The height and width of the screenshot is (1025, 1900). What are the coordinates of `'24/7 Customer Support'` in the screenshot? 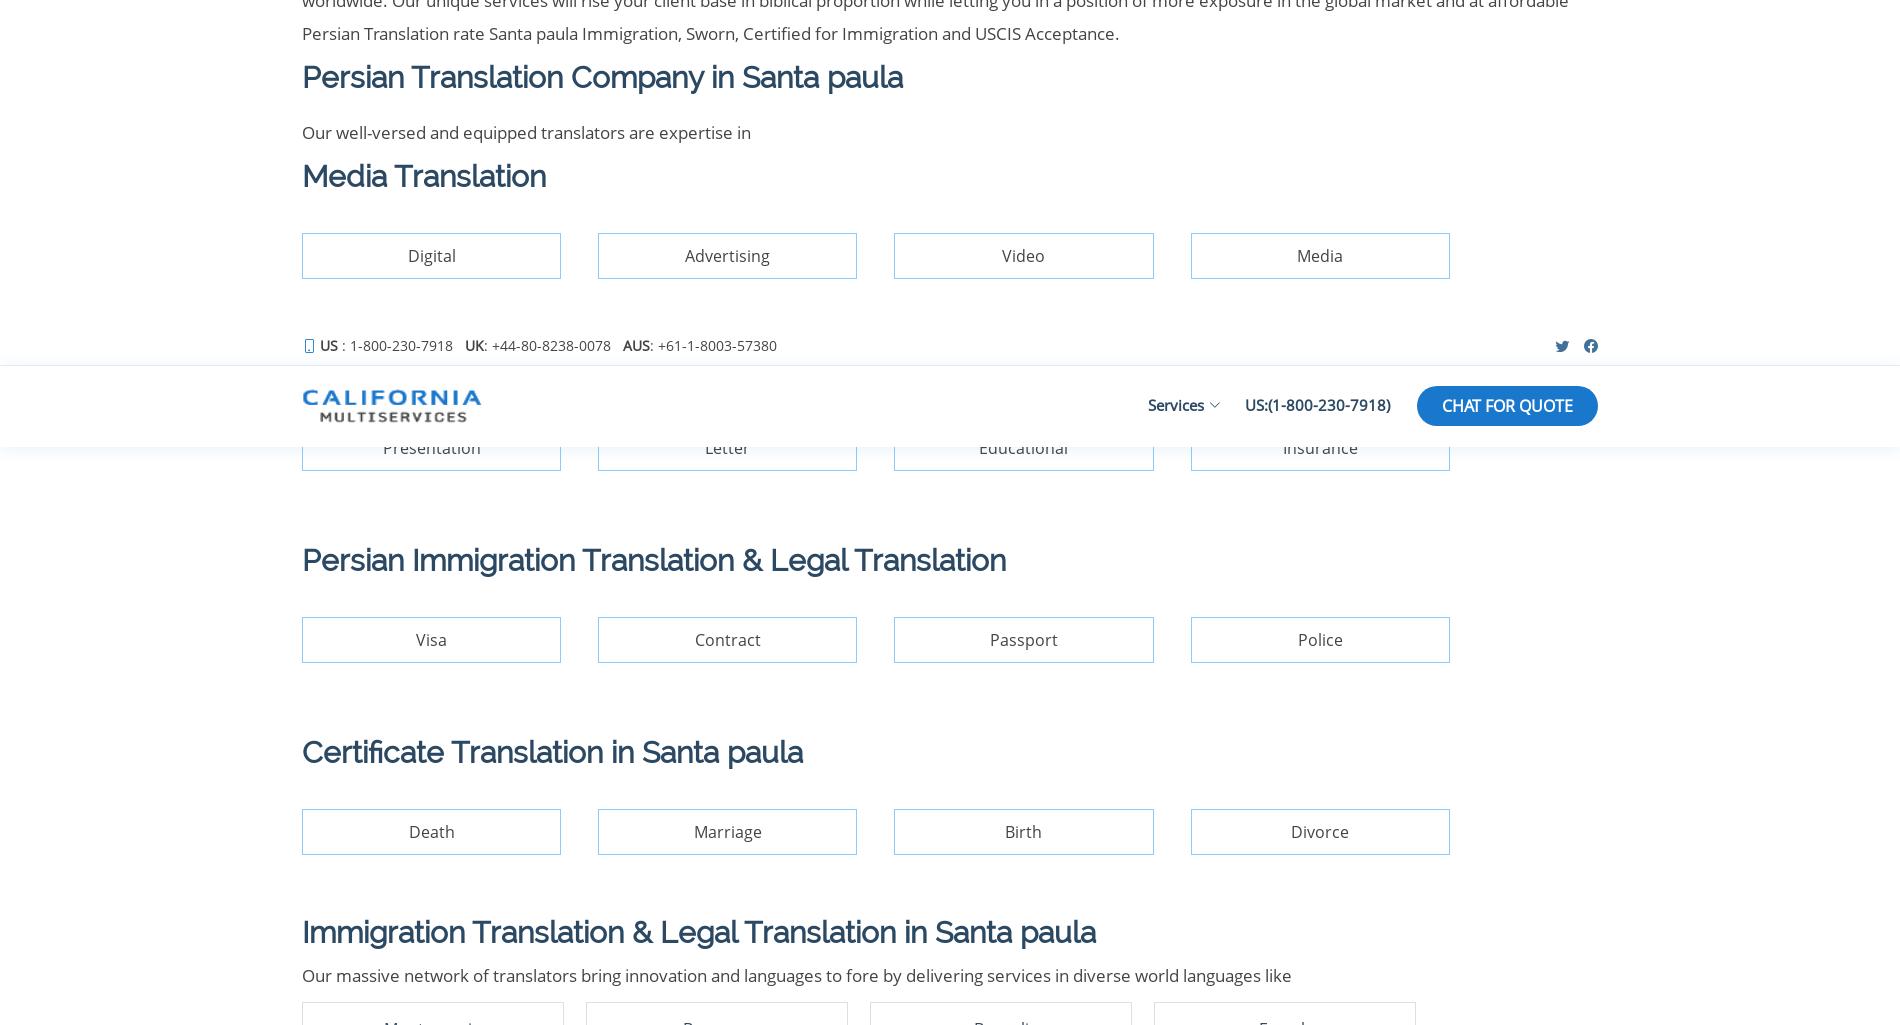 It's located at (1334, 323).